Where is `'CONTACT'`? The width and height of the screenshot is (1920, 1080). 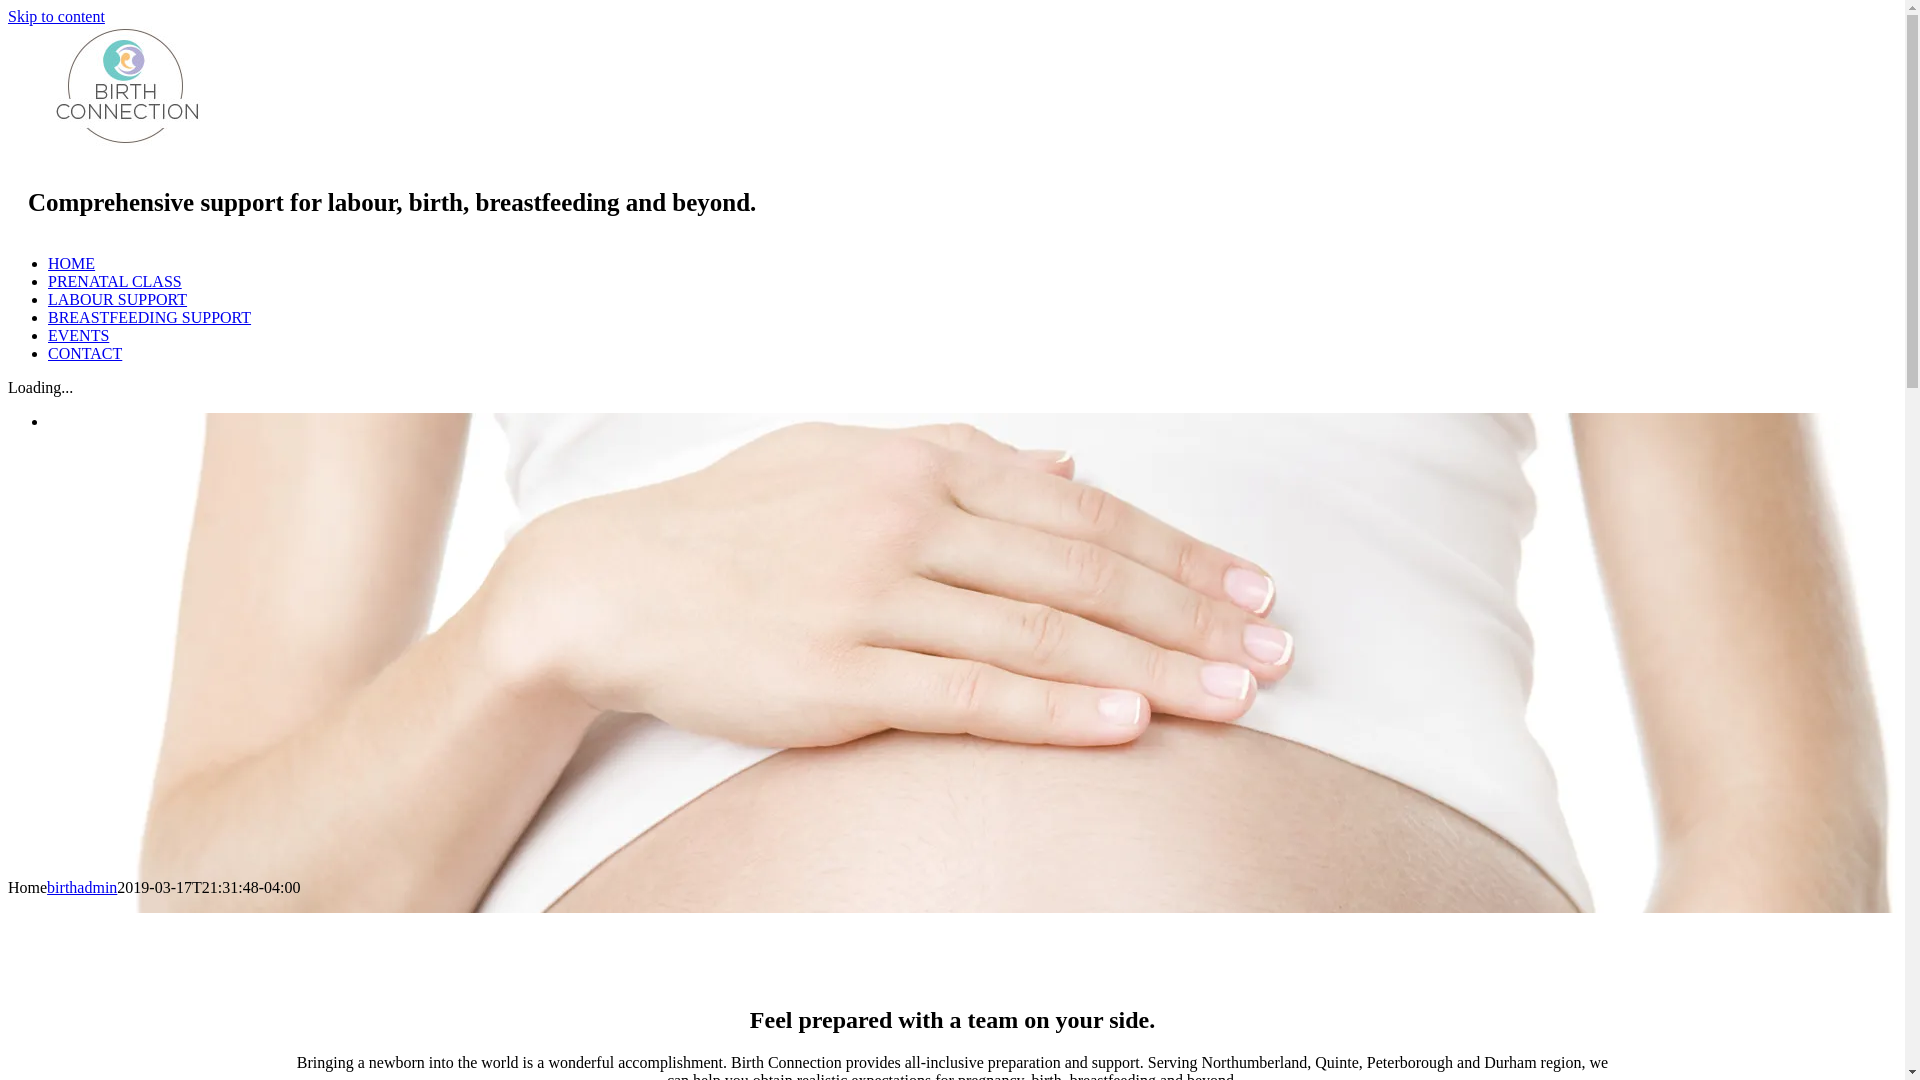
'CONTACT' is located at coordinates (84, 352).